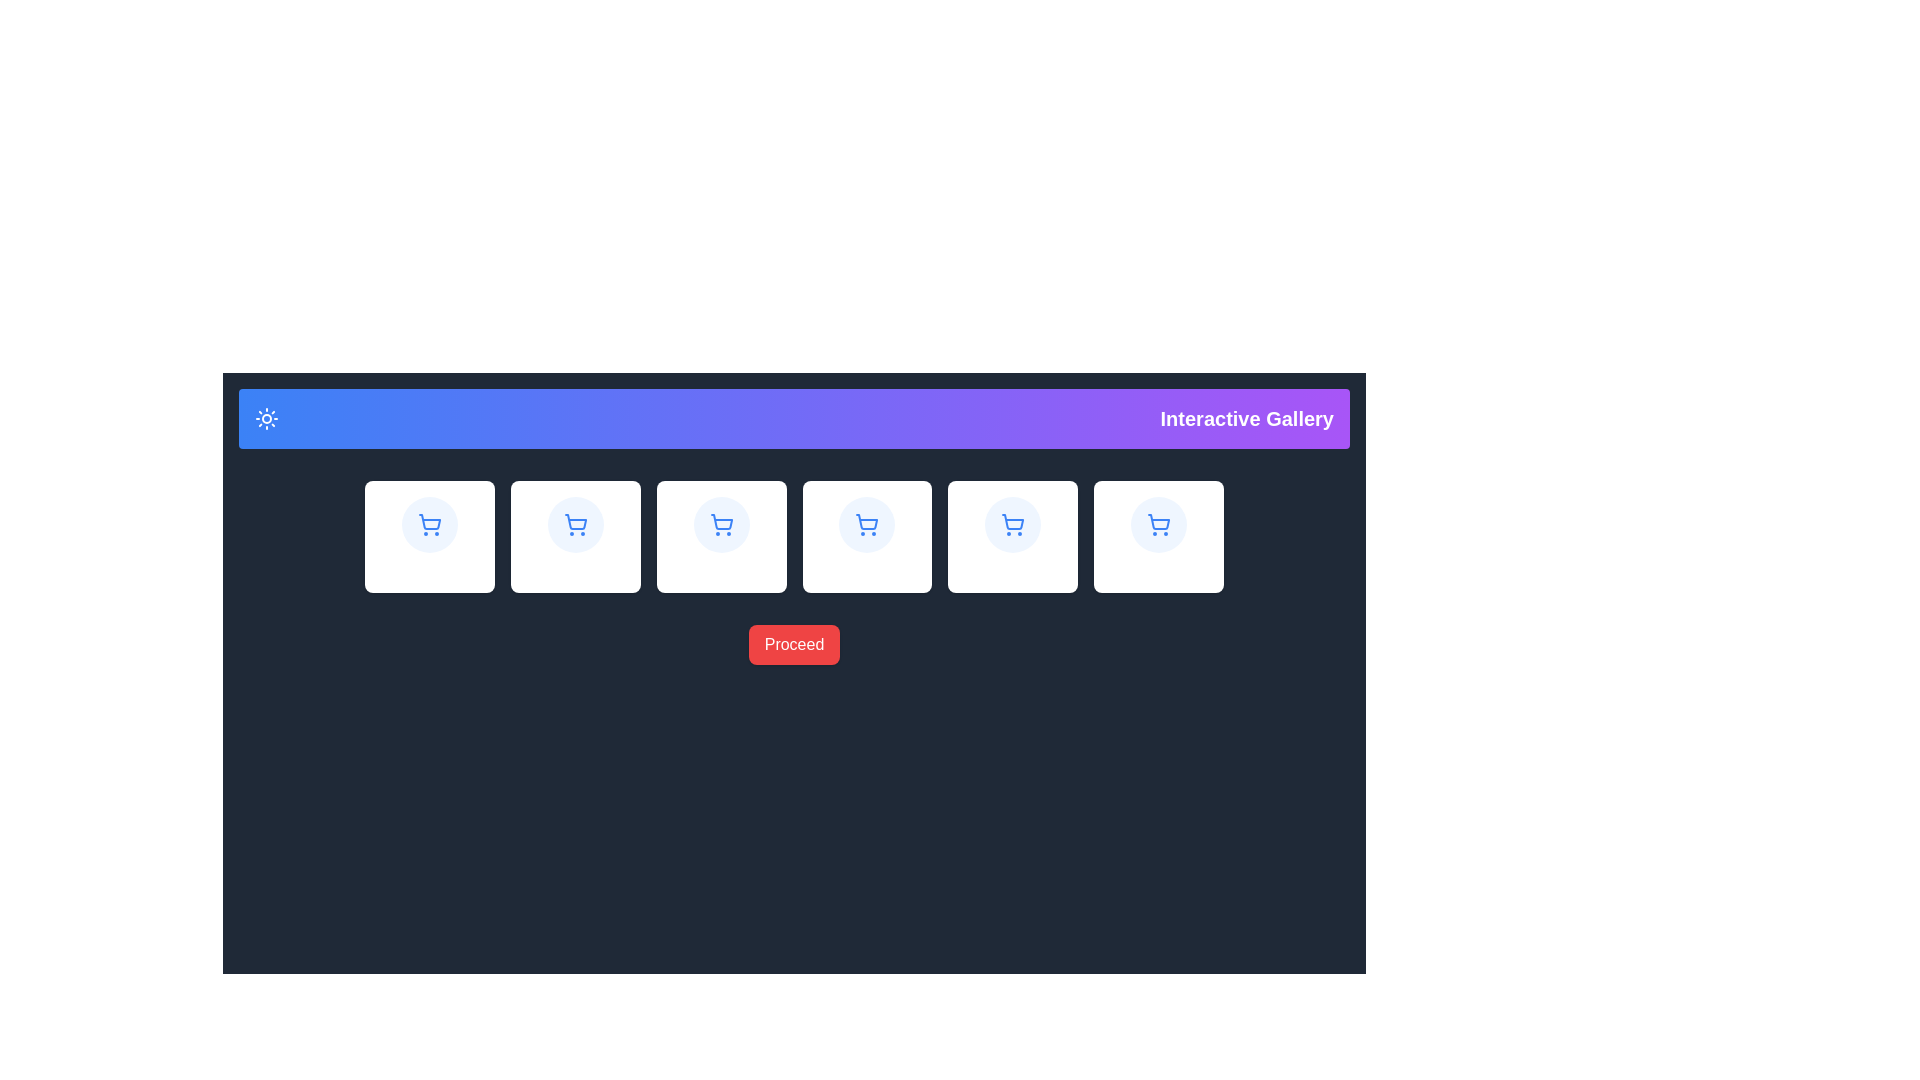  I want to click on the blue outlined shopping cart icon, which is centrally positioned in its square card with a white background, so click(1159, 521).